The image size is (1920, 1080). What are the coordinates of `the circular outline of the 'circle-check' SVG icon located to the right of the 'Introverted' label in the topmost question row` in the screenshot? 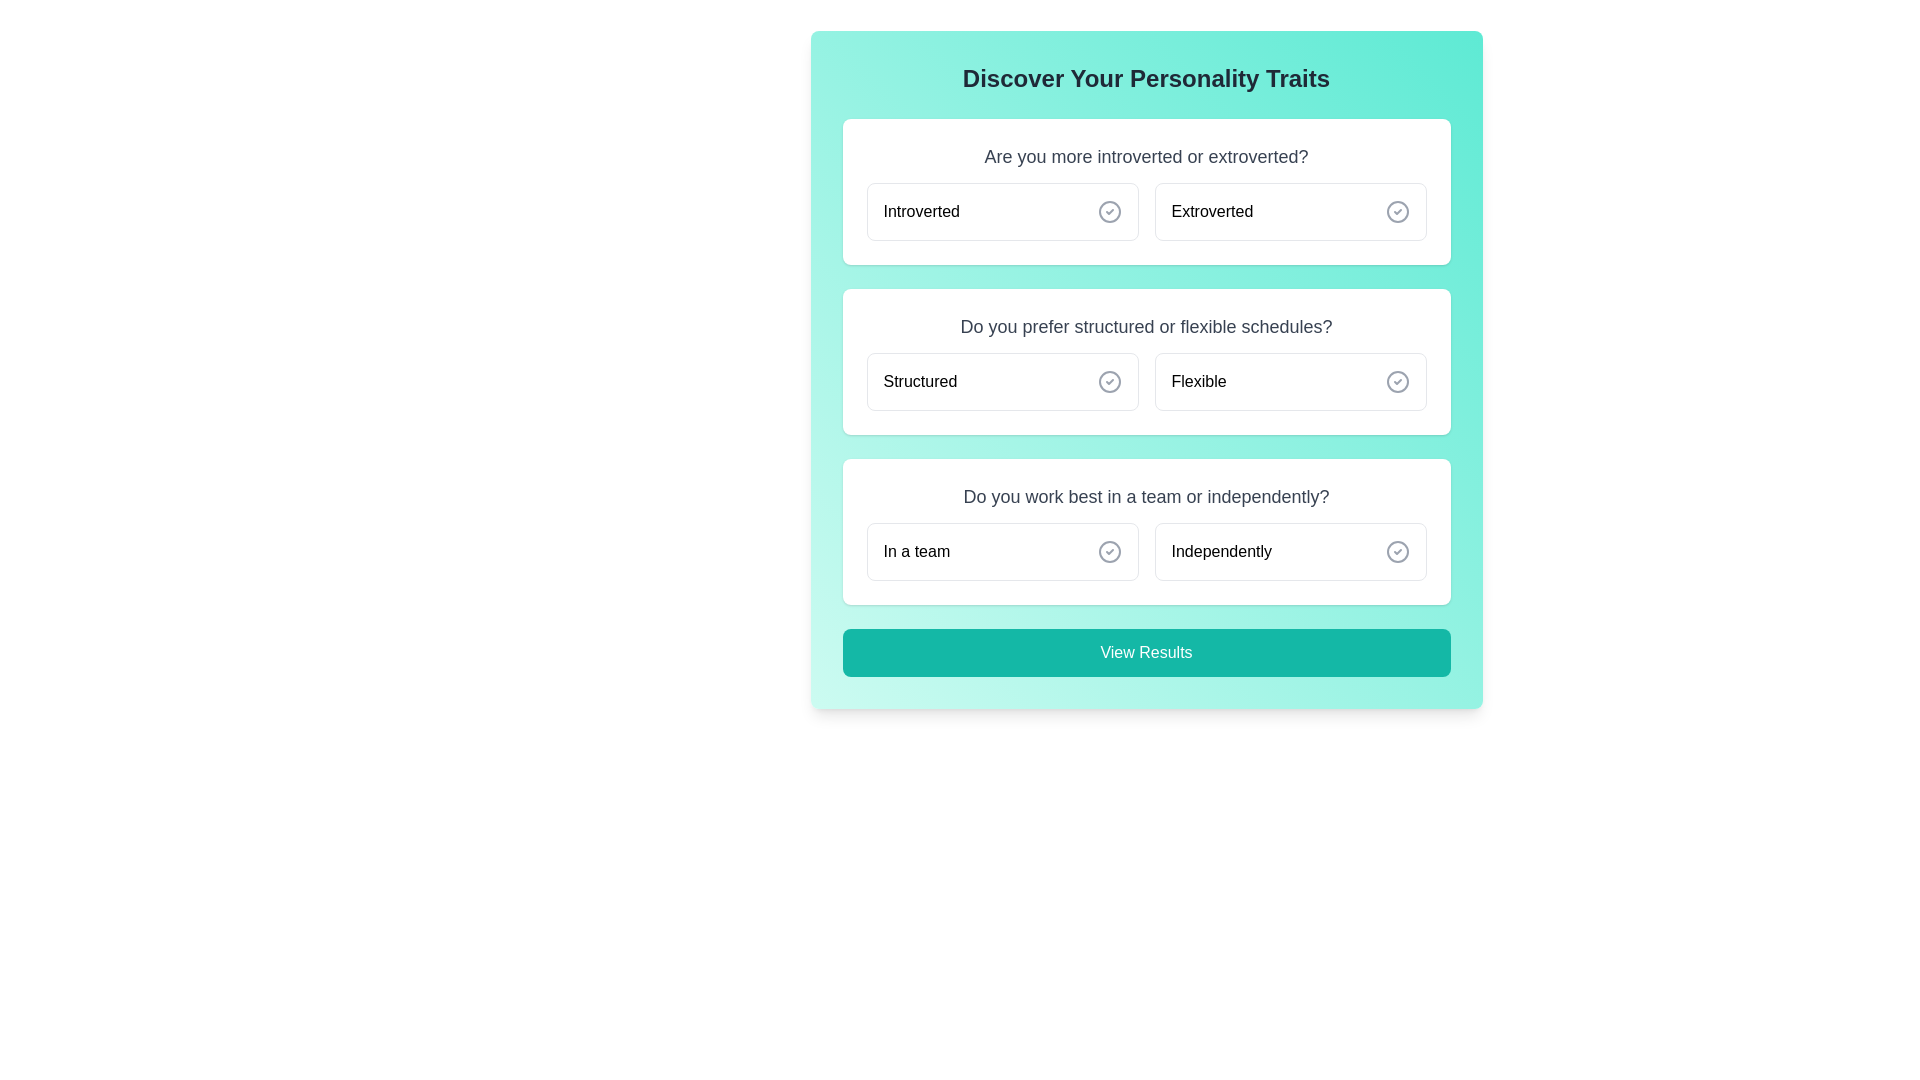 It's located at (1108, 212).